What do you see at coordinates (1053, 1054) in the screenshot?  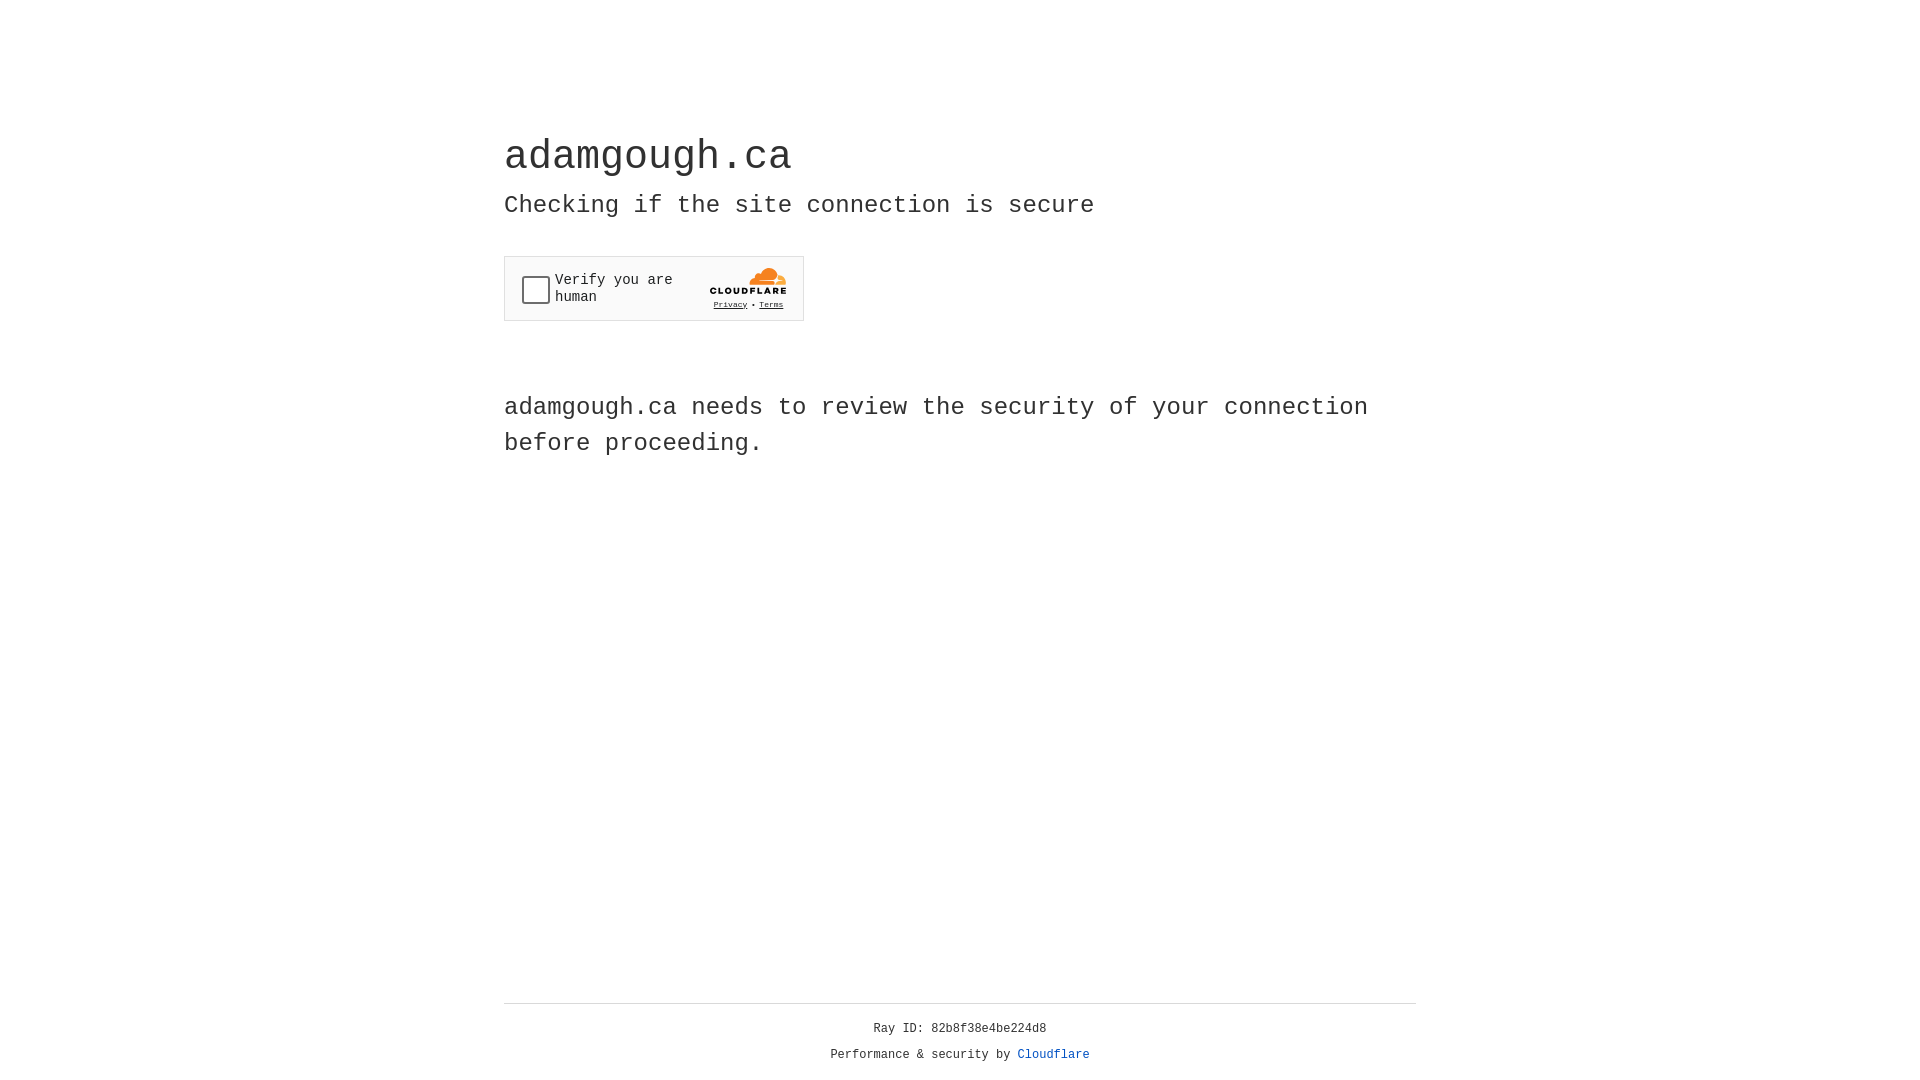 I see `'Cloudflare'` at bounding box center [1053, 1054].